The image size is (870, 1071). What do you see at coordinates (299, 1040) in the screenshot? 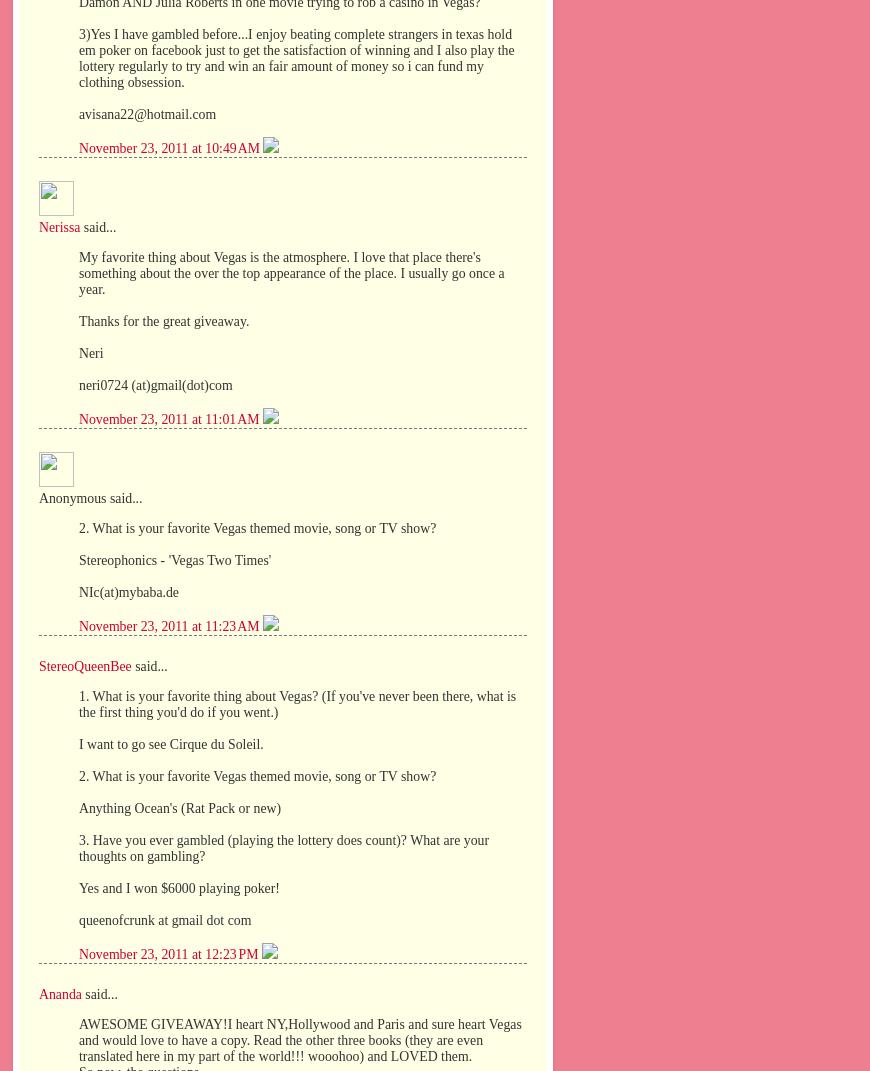
I see `'AWESOME GIVEAWAY!I heart NY,Hollywood and Paris and sure heart Vegas and would love to have a copy. Read the other three books (they are even translated here in my part of the world!!! wooohoo) and LOVED them.'` at bounding box center [299, 1040].